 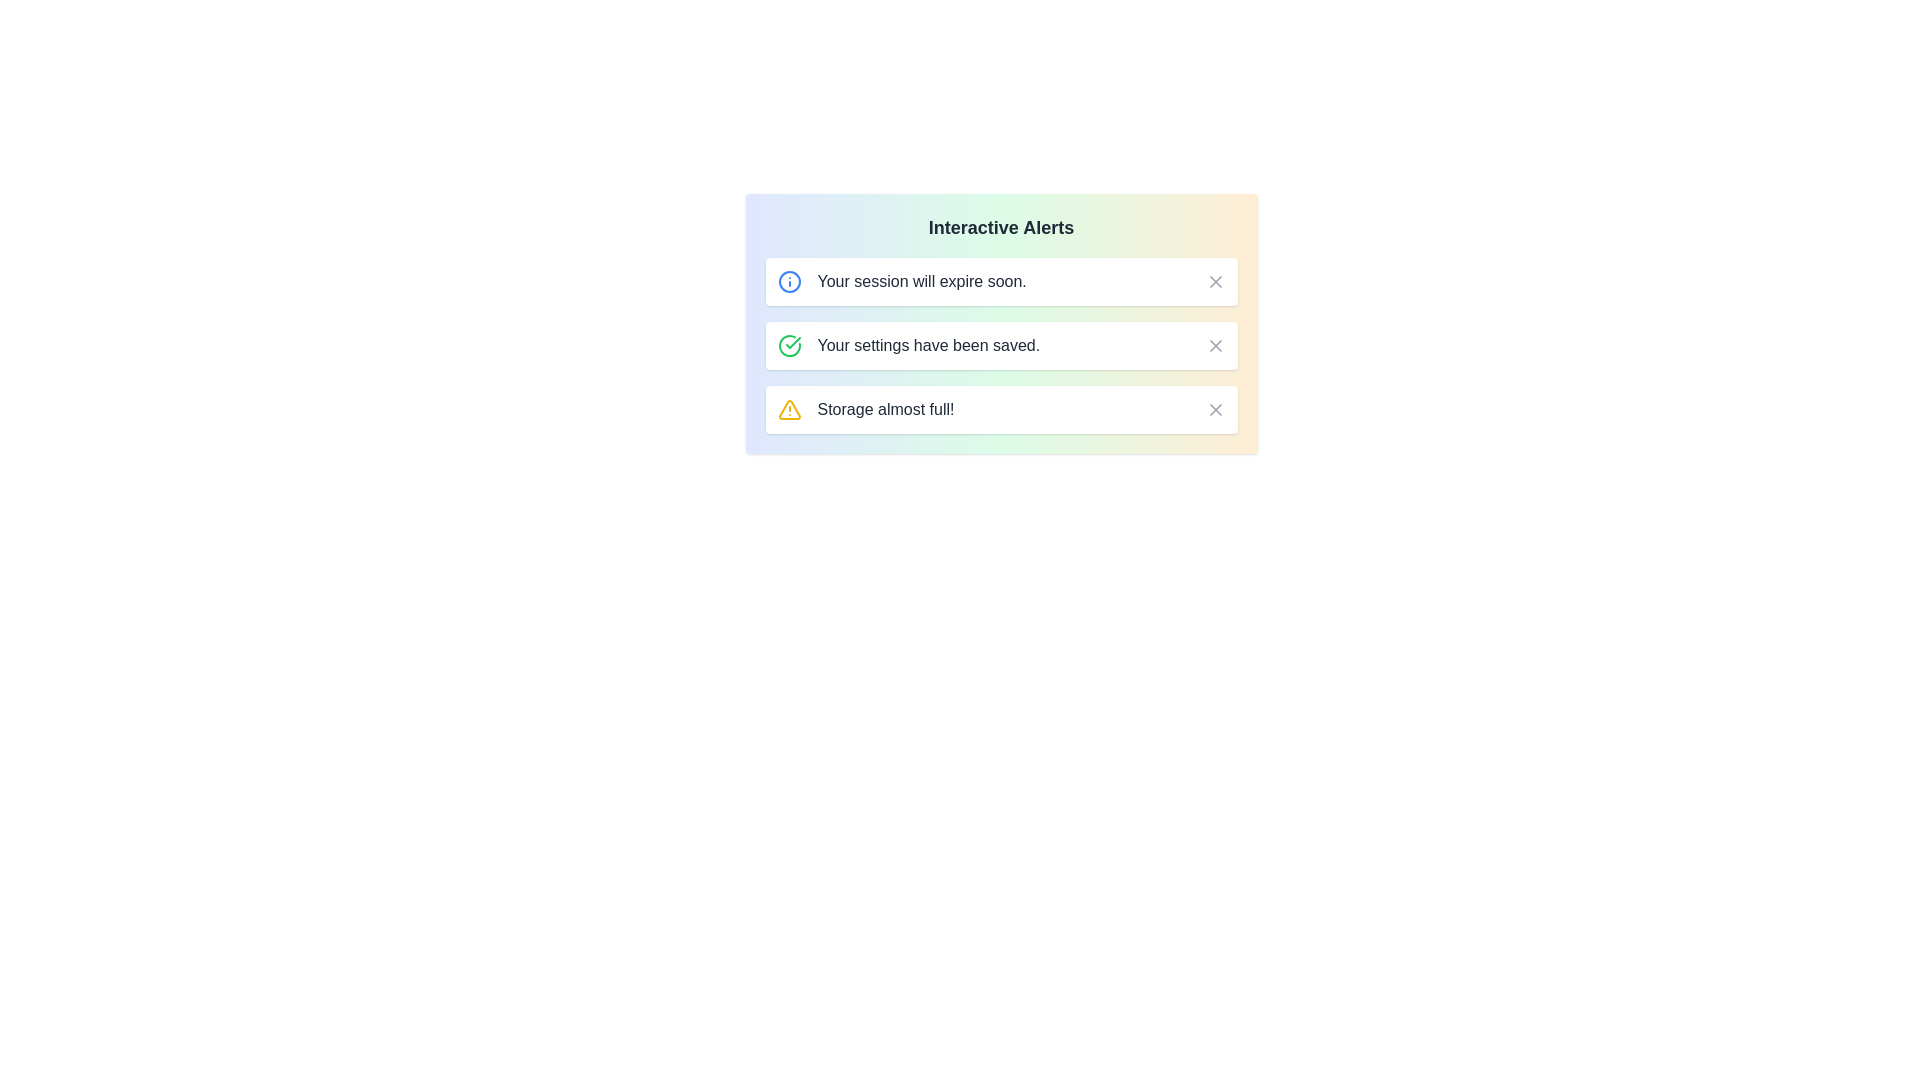 I want to click on alert message from the notification item indicating storage nearing full capacity, which is the third notification in the vertical list of alerts, so click(x=1001, y=408).